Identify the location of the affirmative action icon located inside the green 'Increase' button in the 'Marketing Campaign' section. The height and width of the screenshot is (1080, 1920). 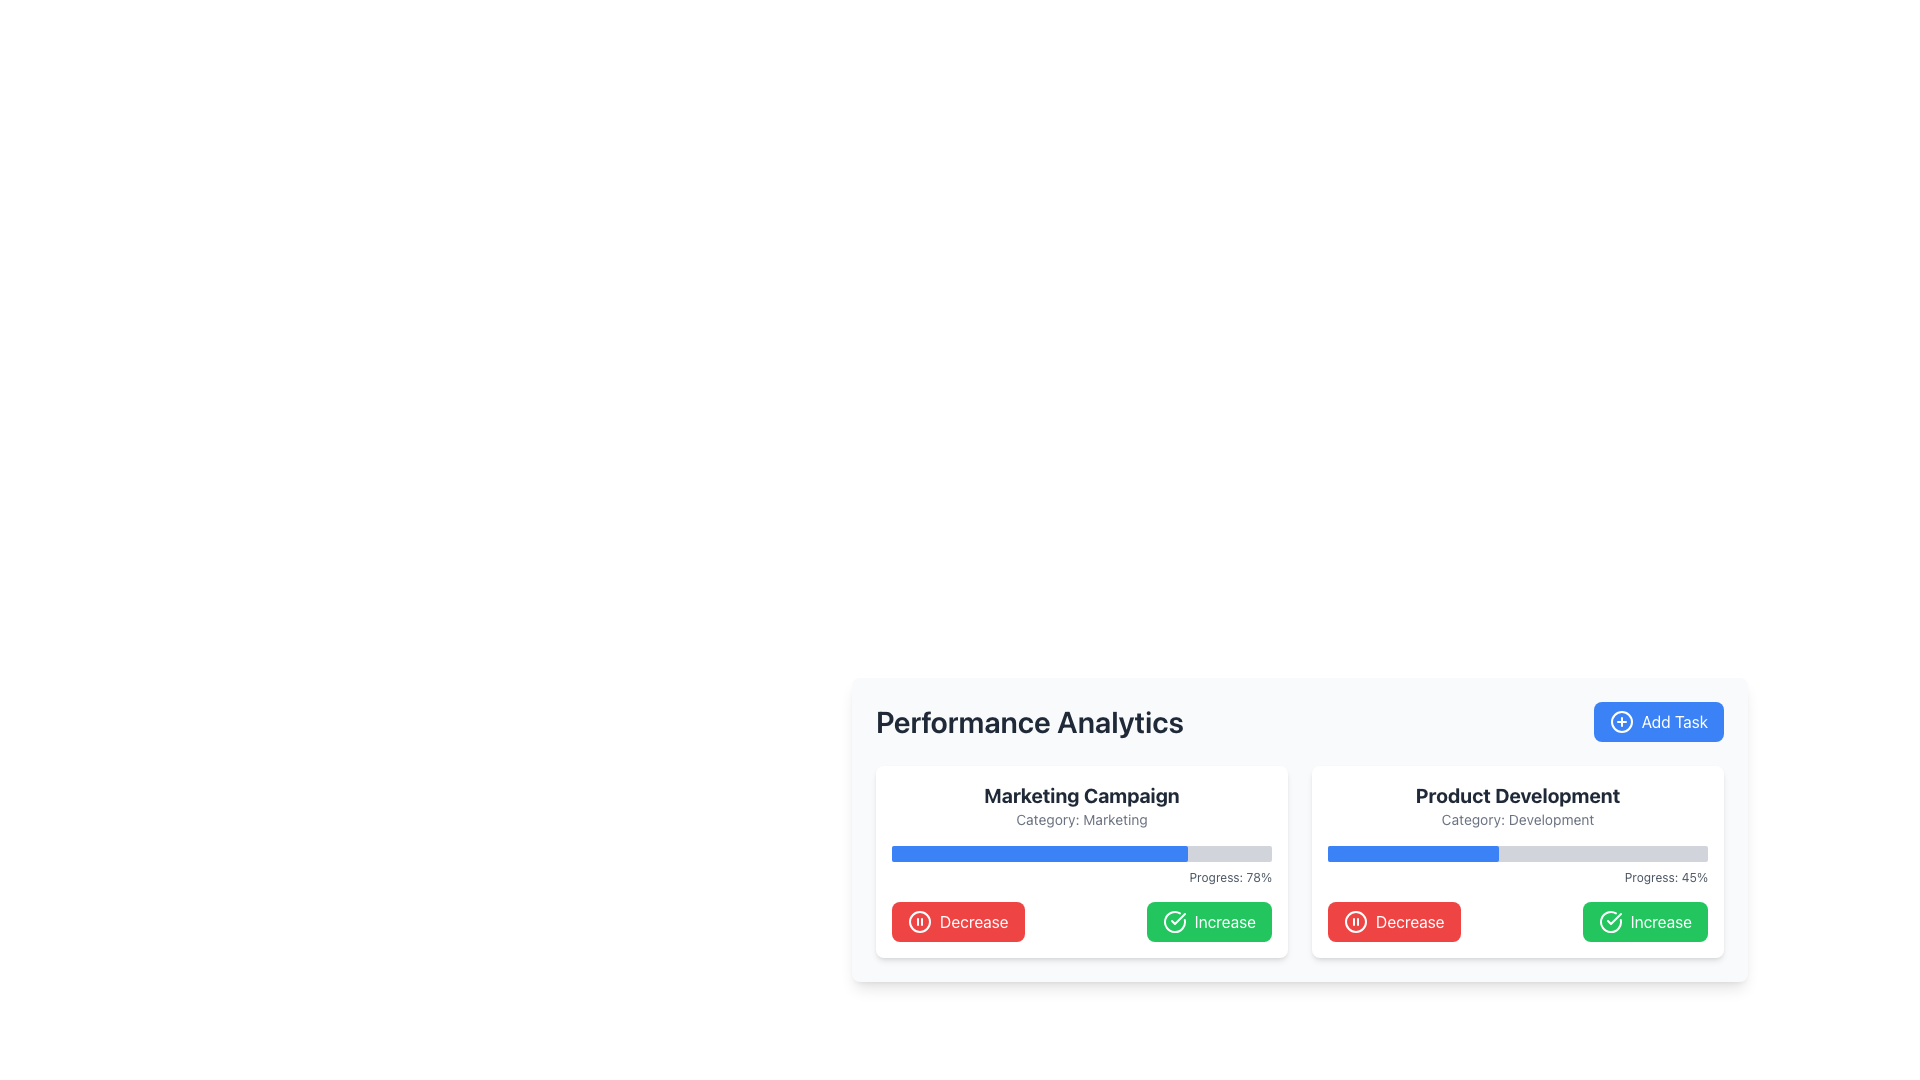
(1178, 918).